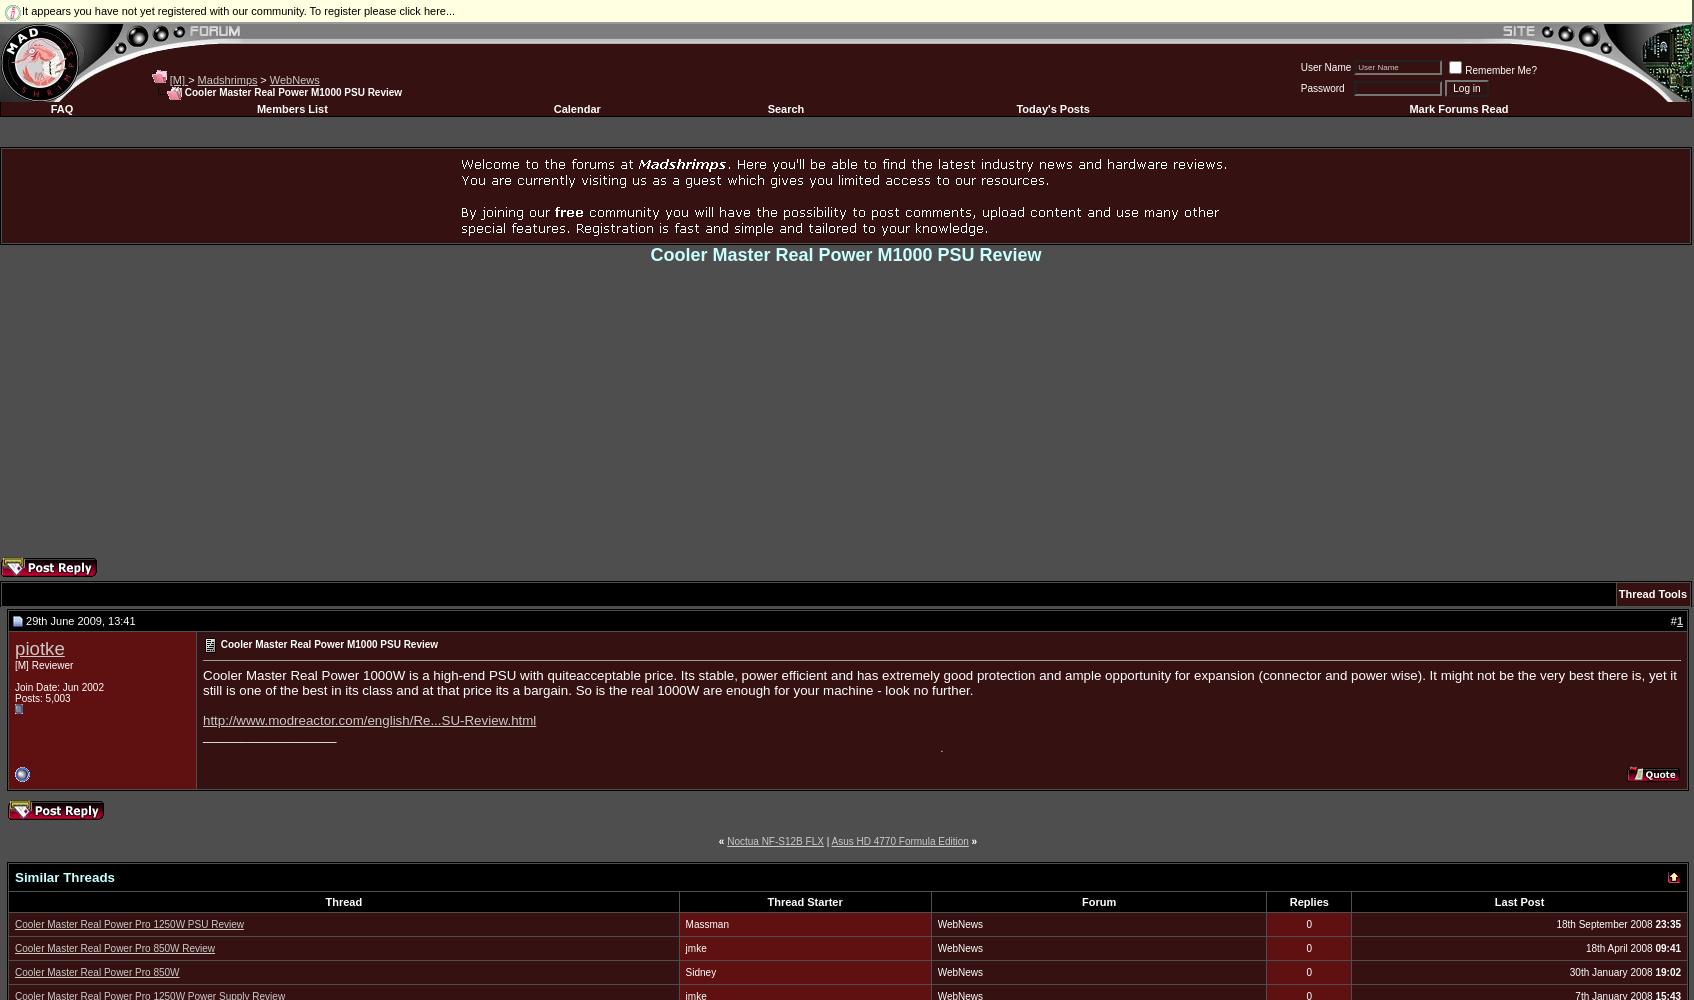 The height and width of the screenshot is (1000, 1694). What do you see at coordinates (57, 687) in the screenshot?
I see `'Join Date: Jun 2002'` at bounding box center [57, 687].